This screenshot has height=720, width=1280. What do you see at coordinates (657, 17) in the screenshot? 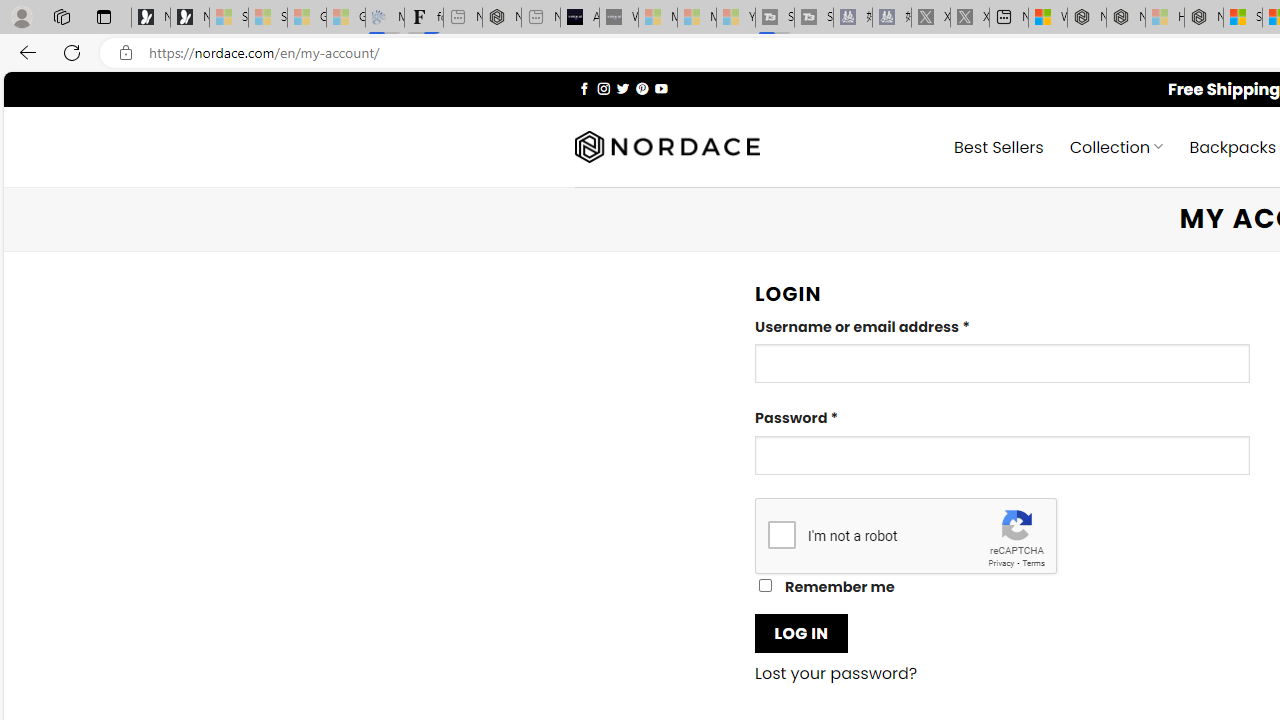
I see `'Microsoft Start Sports - Sleeping'` at bounding box center [657, 17].